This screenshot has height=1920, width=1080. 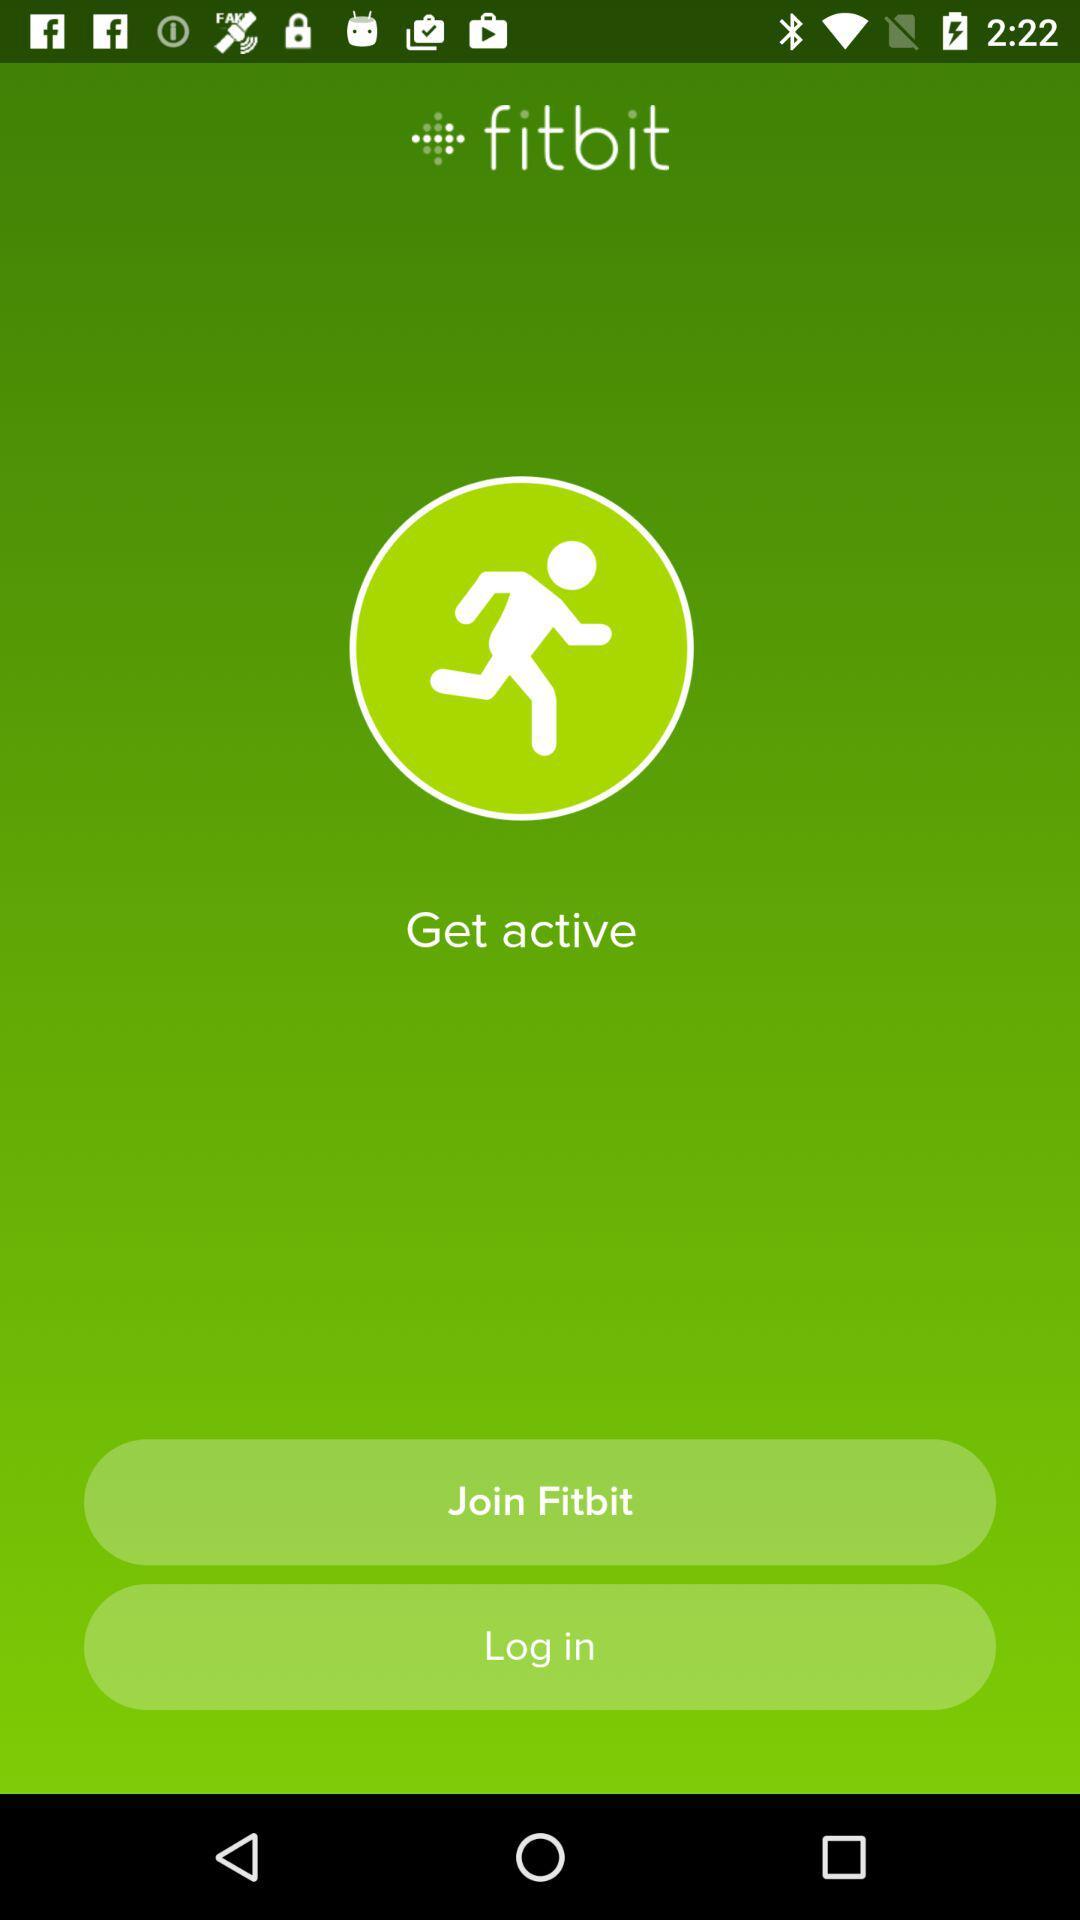 What do you see at coordinates (540, 1502) in the screenshot?
I see `the icon below the get active` at bounding box center [540, 1502].